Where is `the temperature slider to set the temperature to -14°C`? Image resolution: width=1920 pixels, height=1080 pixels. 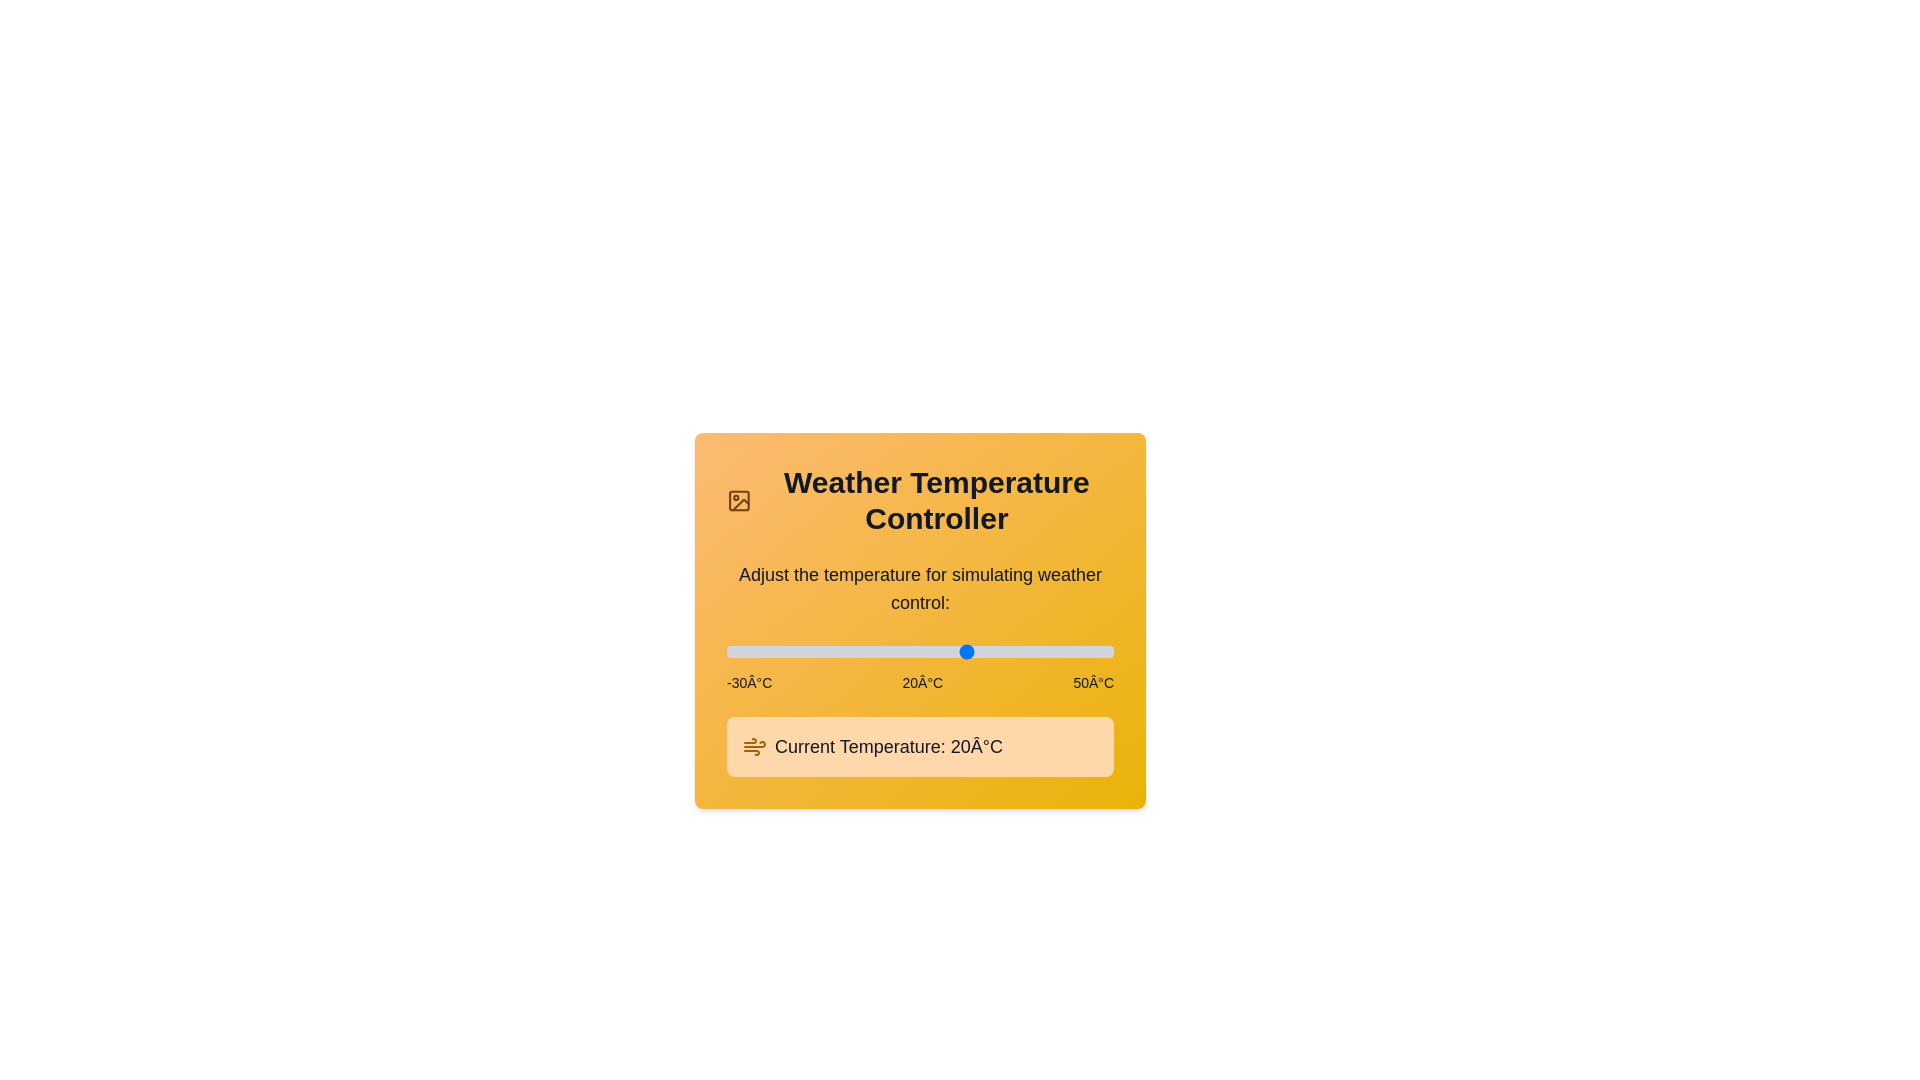
the temperature slider to set the temperature to -14°C is located at coordinates (804, 651).